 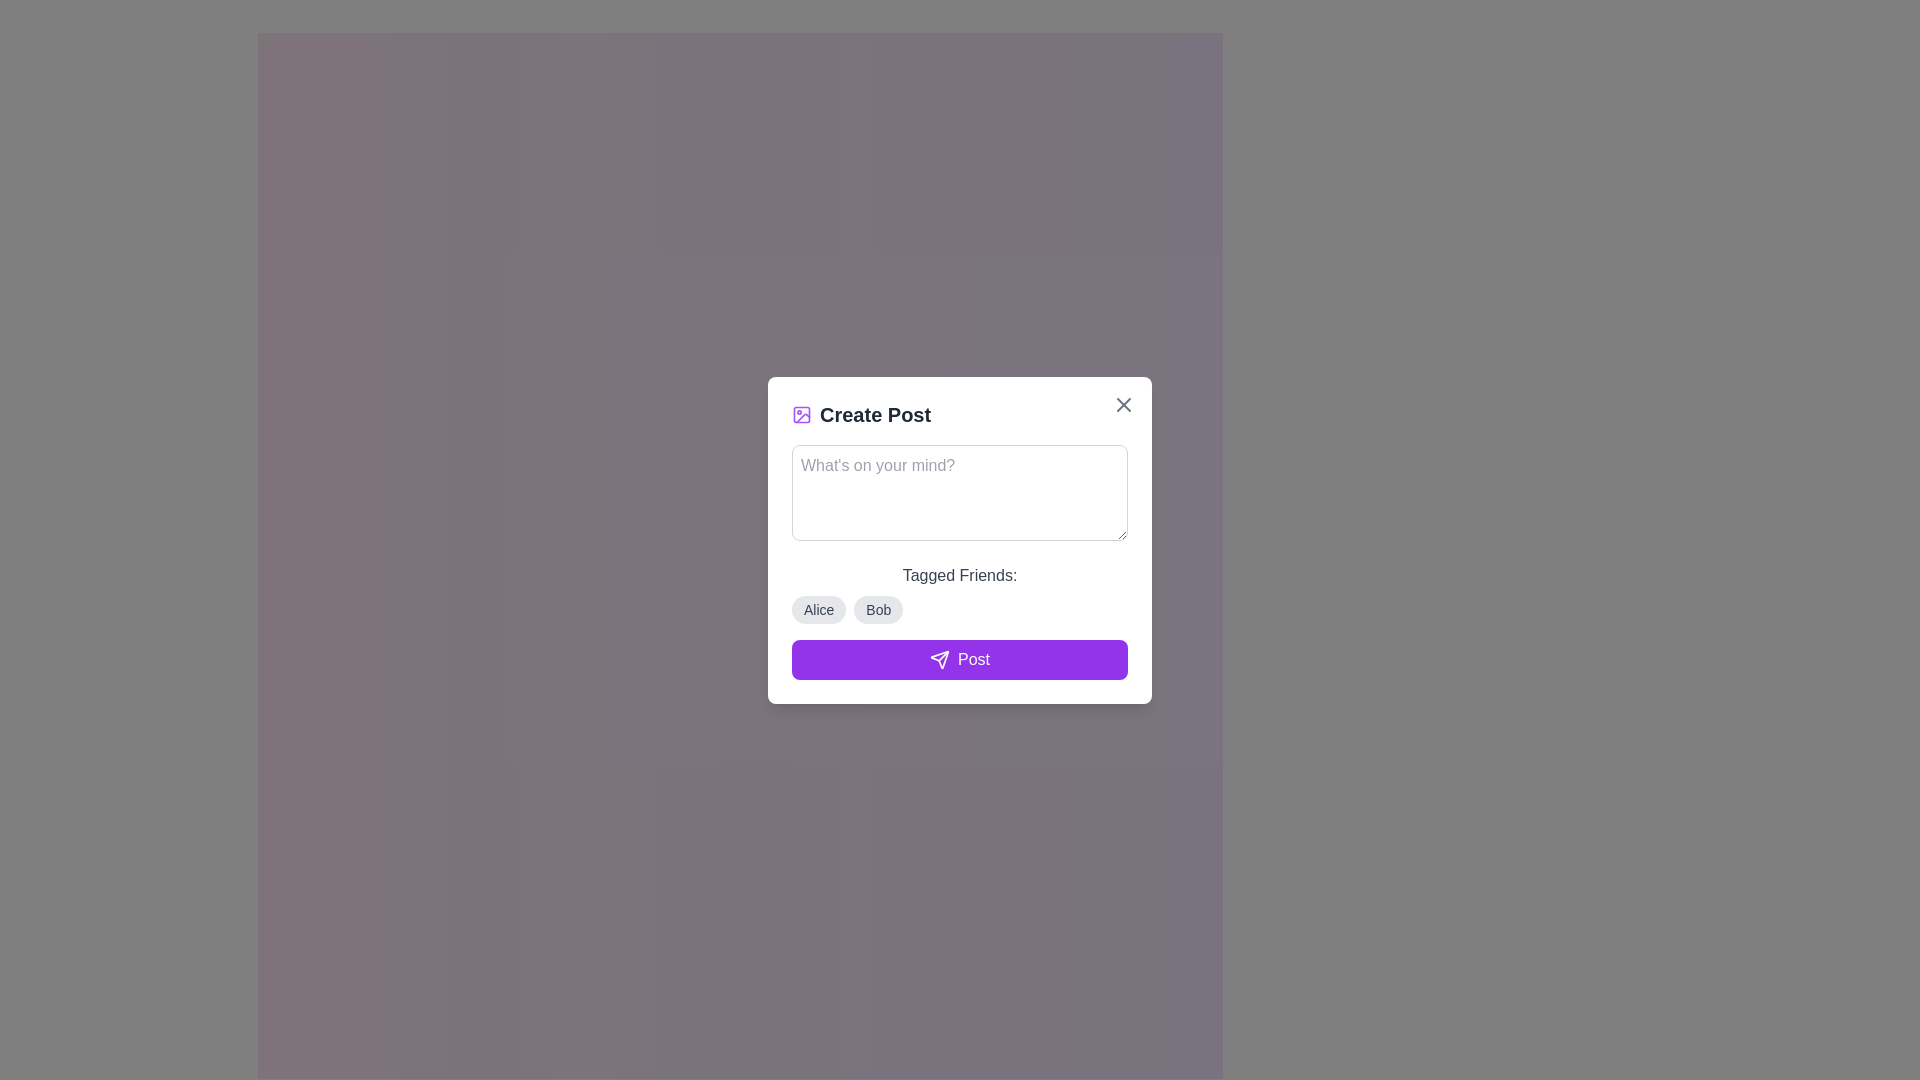 I want to click on the close button located at the top-right corner of the modal window, so click(x=1123, y=404).